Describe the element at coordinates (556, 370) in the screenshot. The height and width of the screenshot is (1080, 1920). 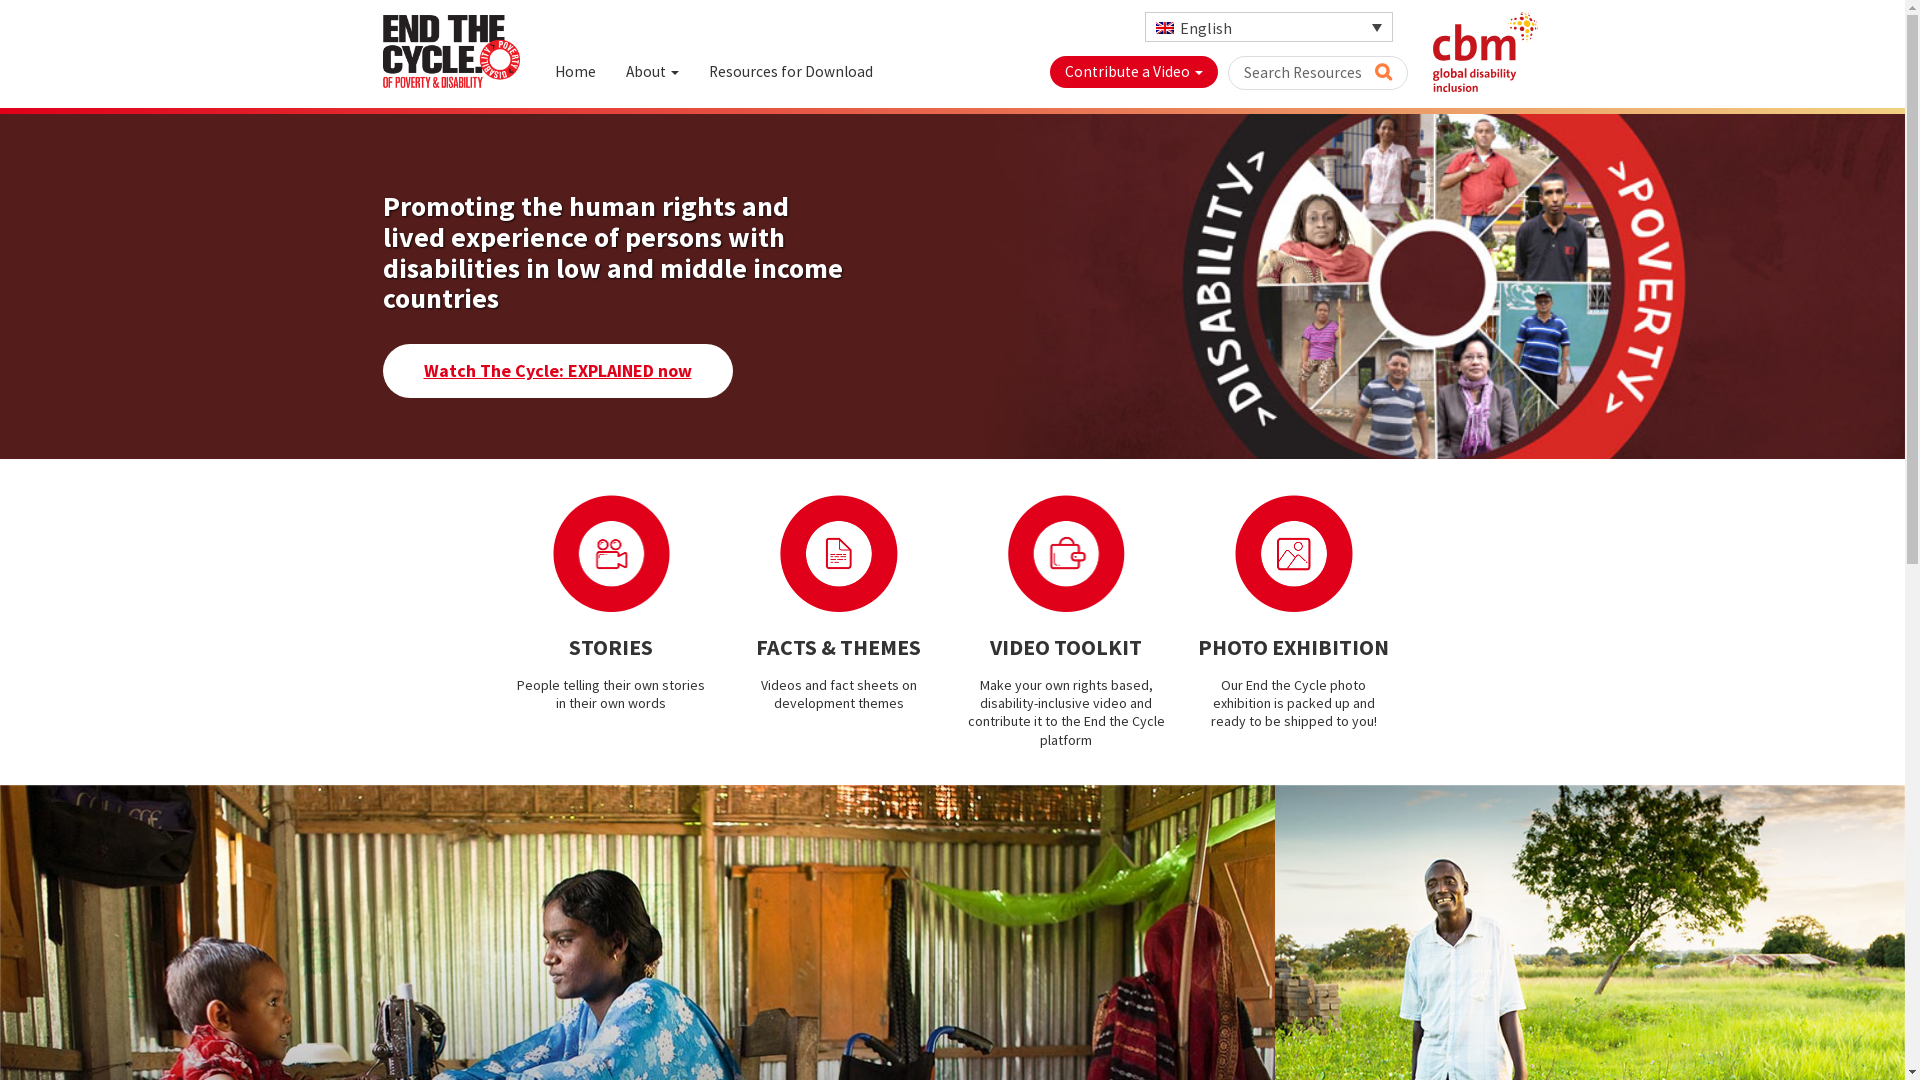
I see `'Watch The Cycle: EXPLAINED now'` at that location.